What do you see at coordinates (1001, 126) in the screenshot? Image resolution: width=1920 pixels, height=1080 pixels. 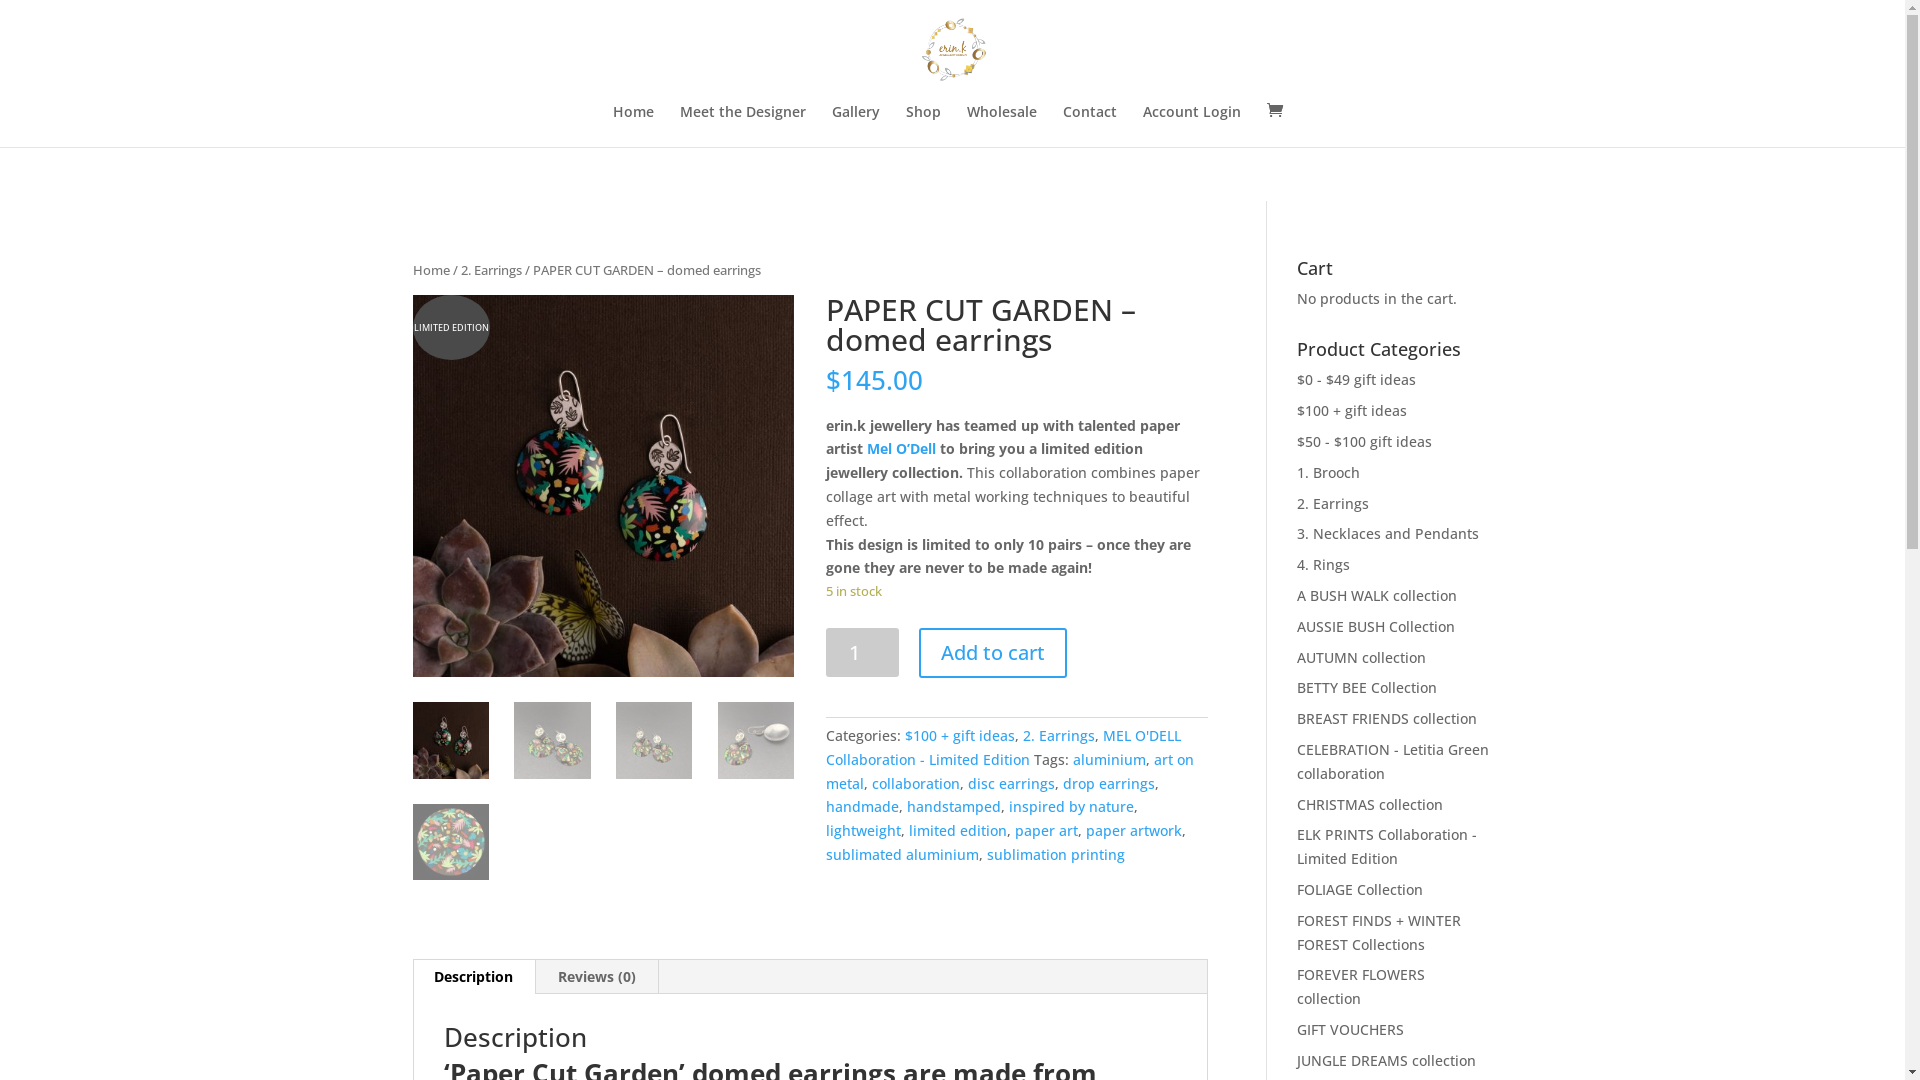 I see `'Wholesale'` at bounding box center [1001, 126].